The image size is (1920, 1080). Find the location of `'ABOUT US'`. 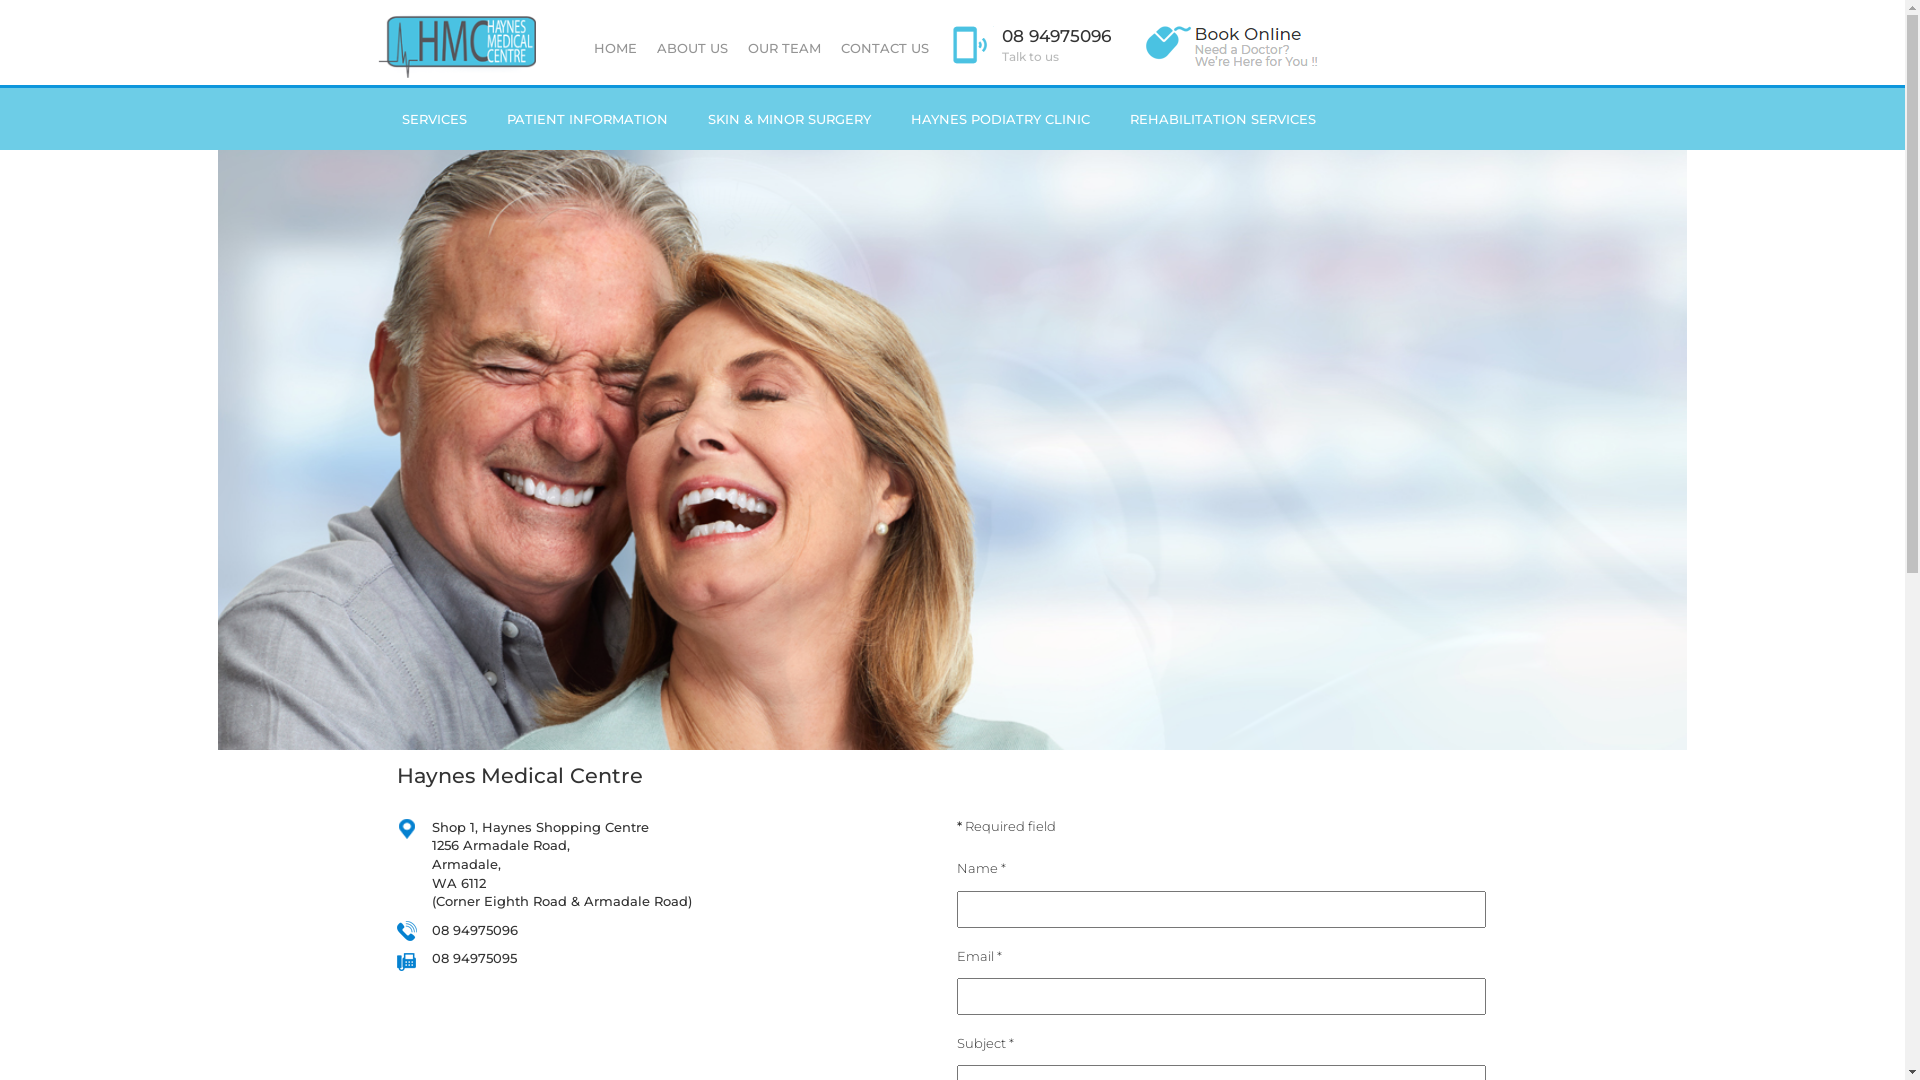

'ABOUT US' is located at coordinates (691, 46).